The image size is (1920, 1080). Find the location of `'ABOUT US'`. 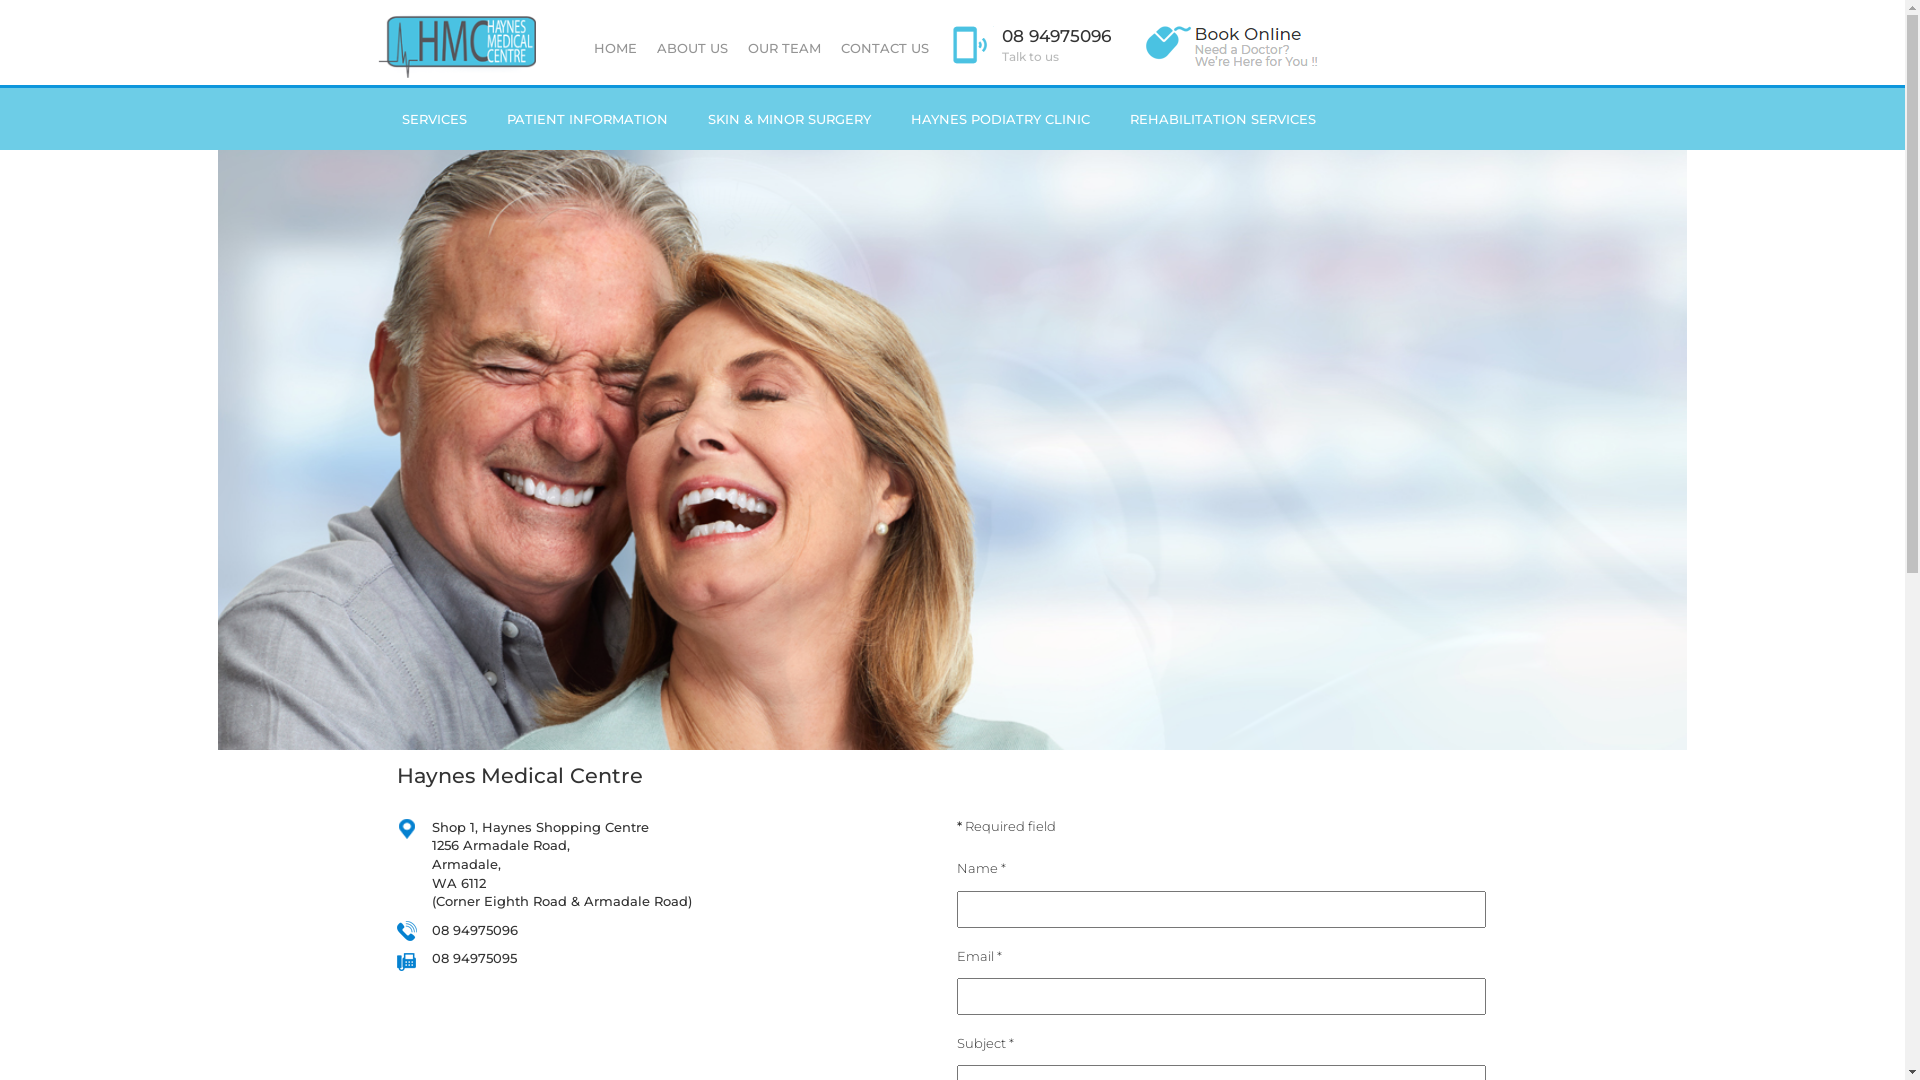

'ABOUT US' is located at coordinates (691, 46).